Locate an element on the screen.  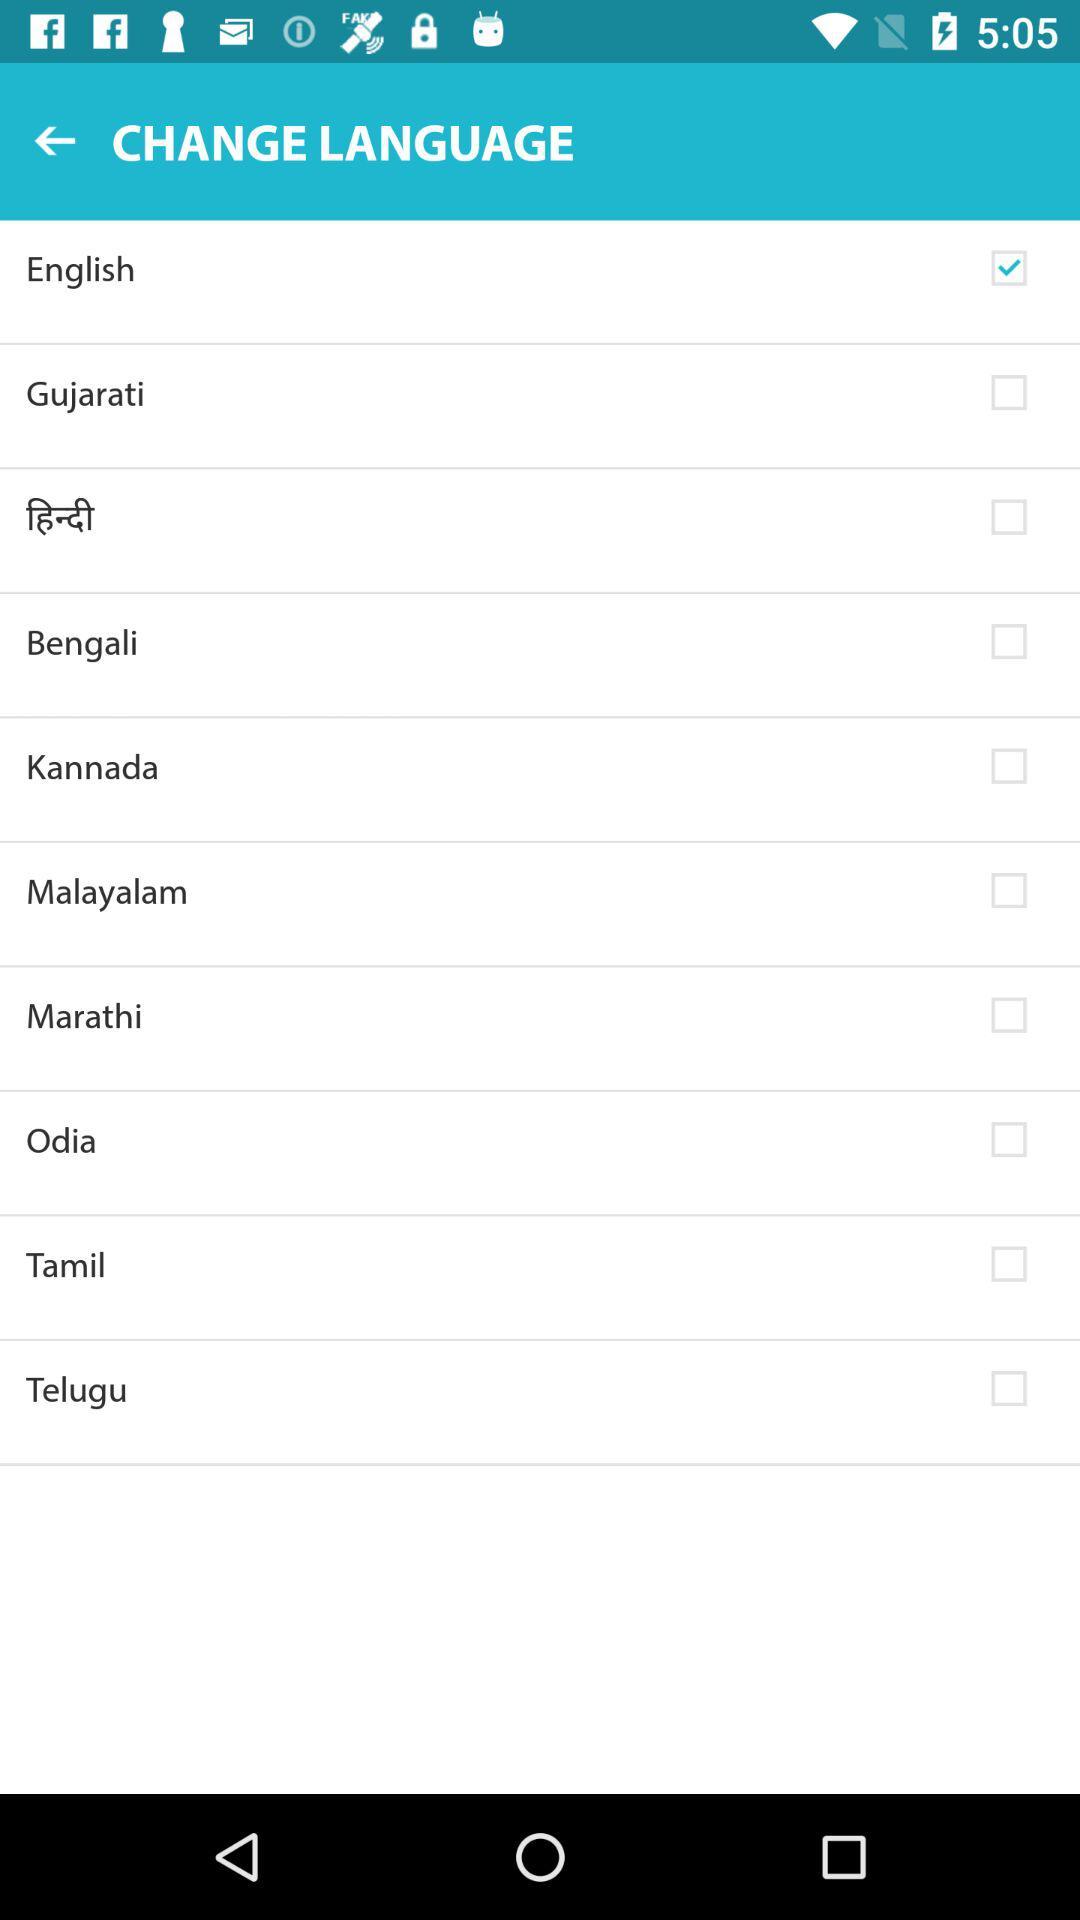
malayalam icon is located at coordinates (495, 890).